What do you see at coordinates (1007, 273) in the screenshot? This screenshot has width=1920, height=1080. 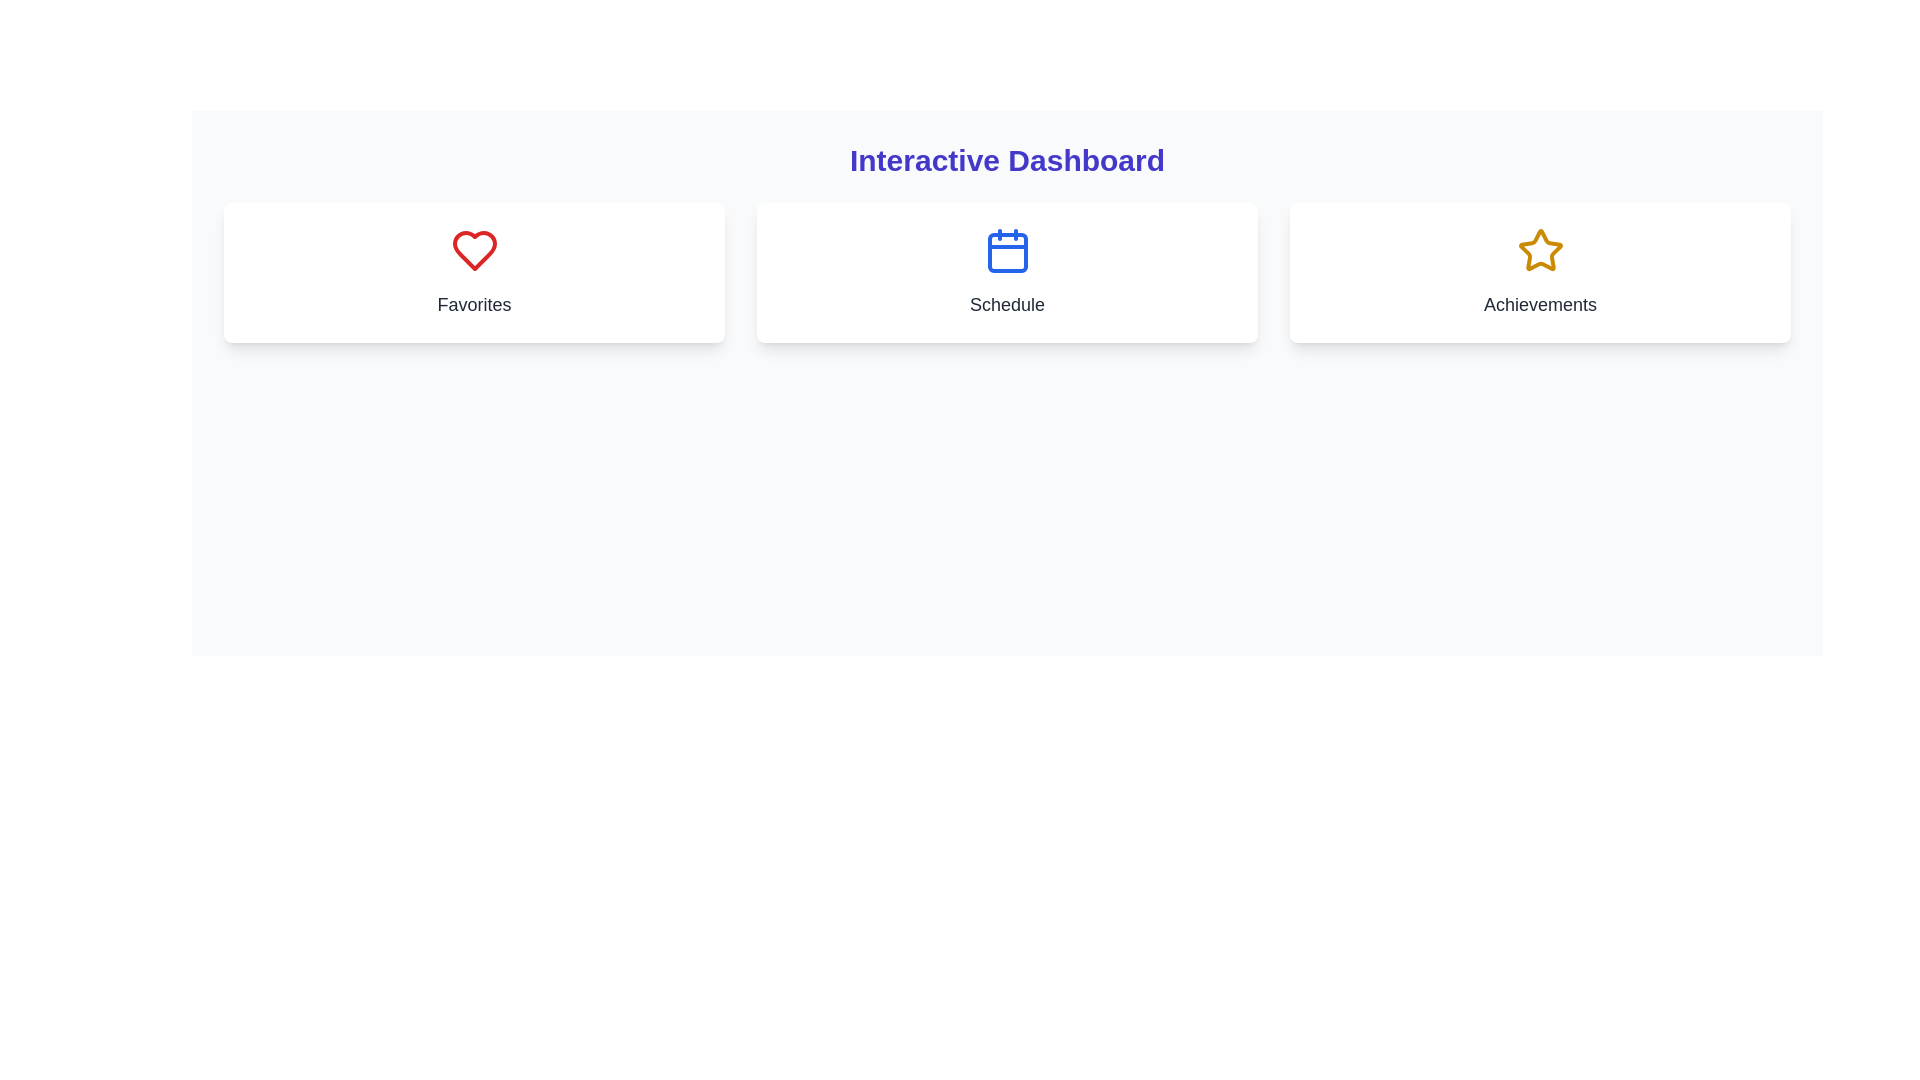 I see `the navigation button located under the 'Interactive Dashboard' header` at bounding box center [1007, 273].